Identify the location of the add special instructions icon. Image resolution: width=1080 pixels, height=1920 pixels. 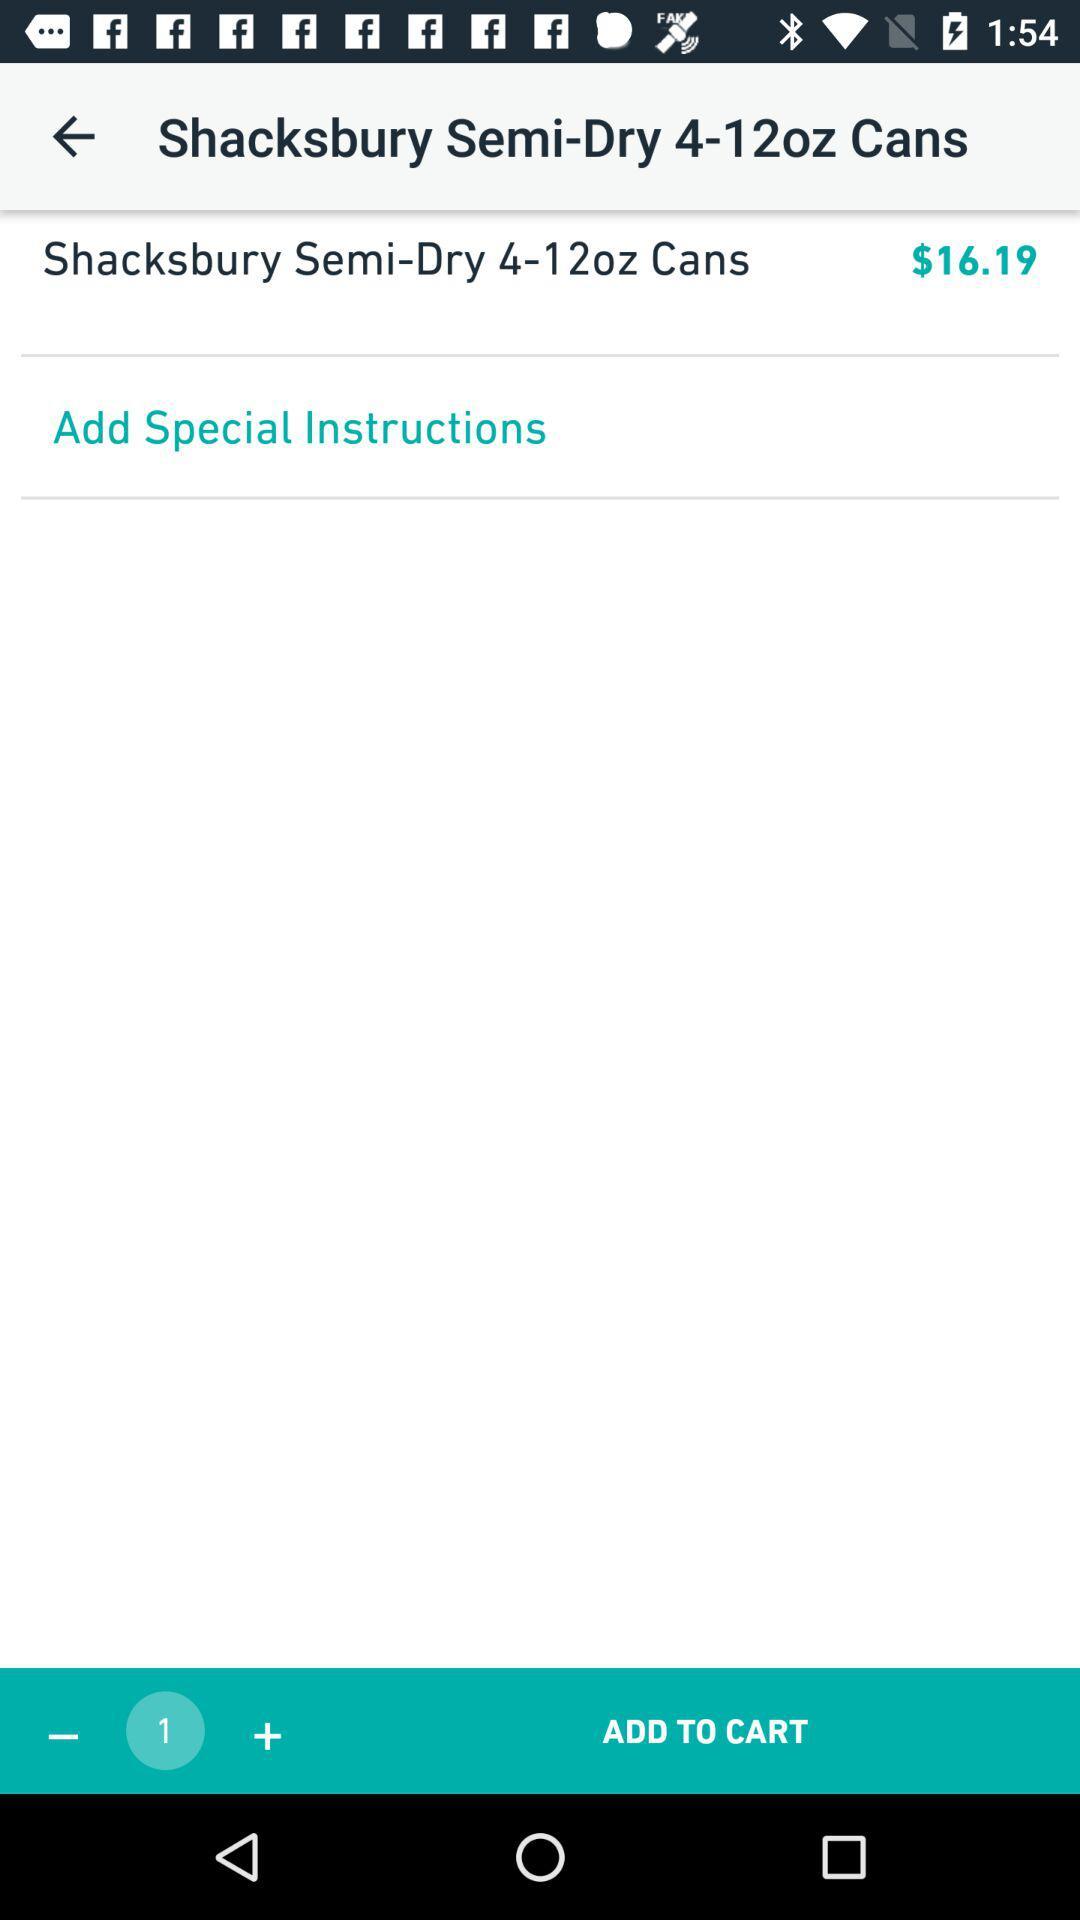
(540, 425).